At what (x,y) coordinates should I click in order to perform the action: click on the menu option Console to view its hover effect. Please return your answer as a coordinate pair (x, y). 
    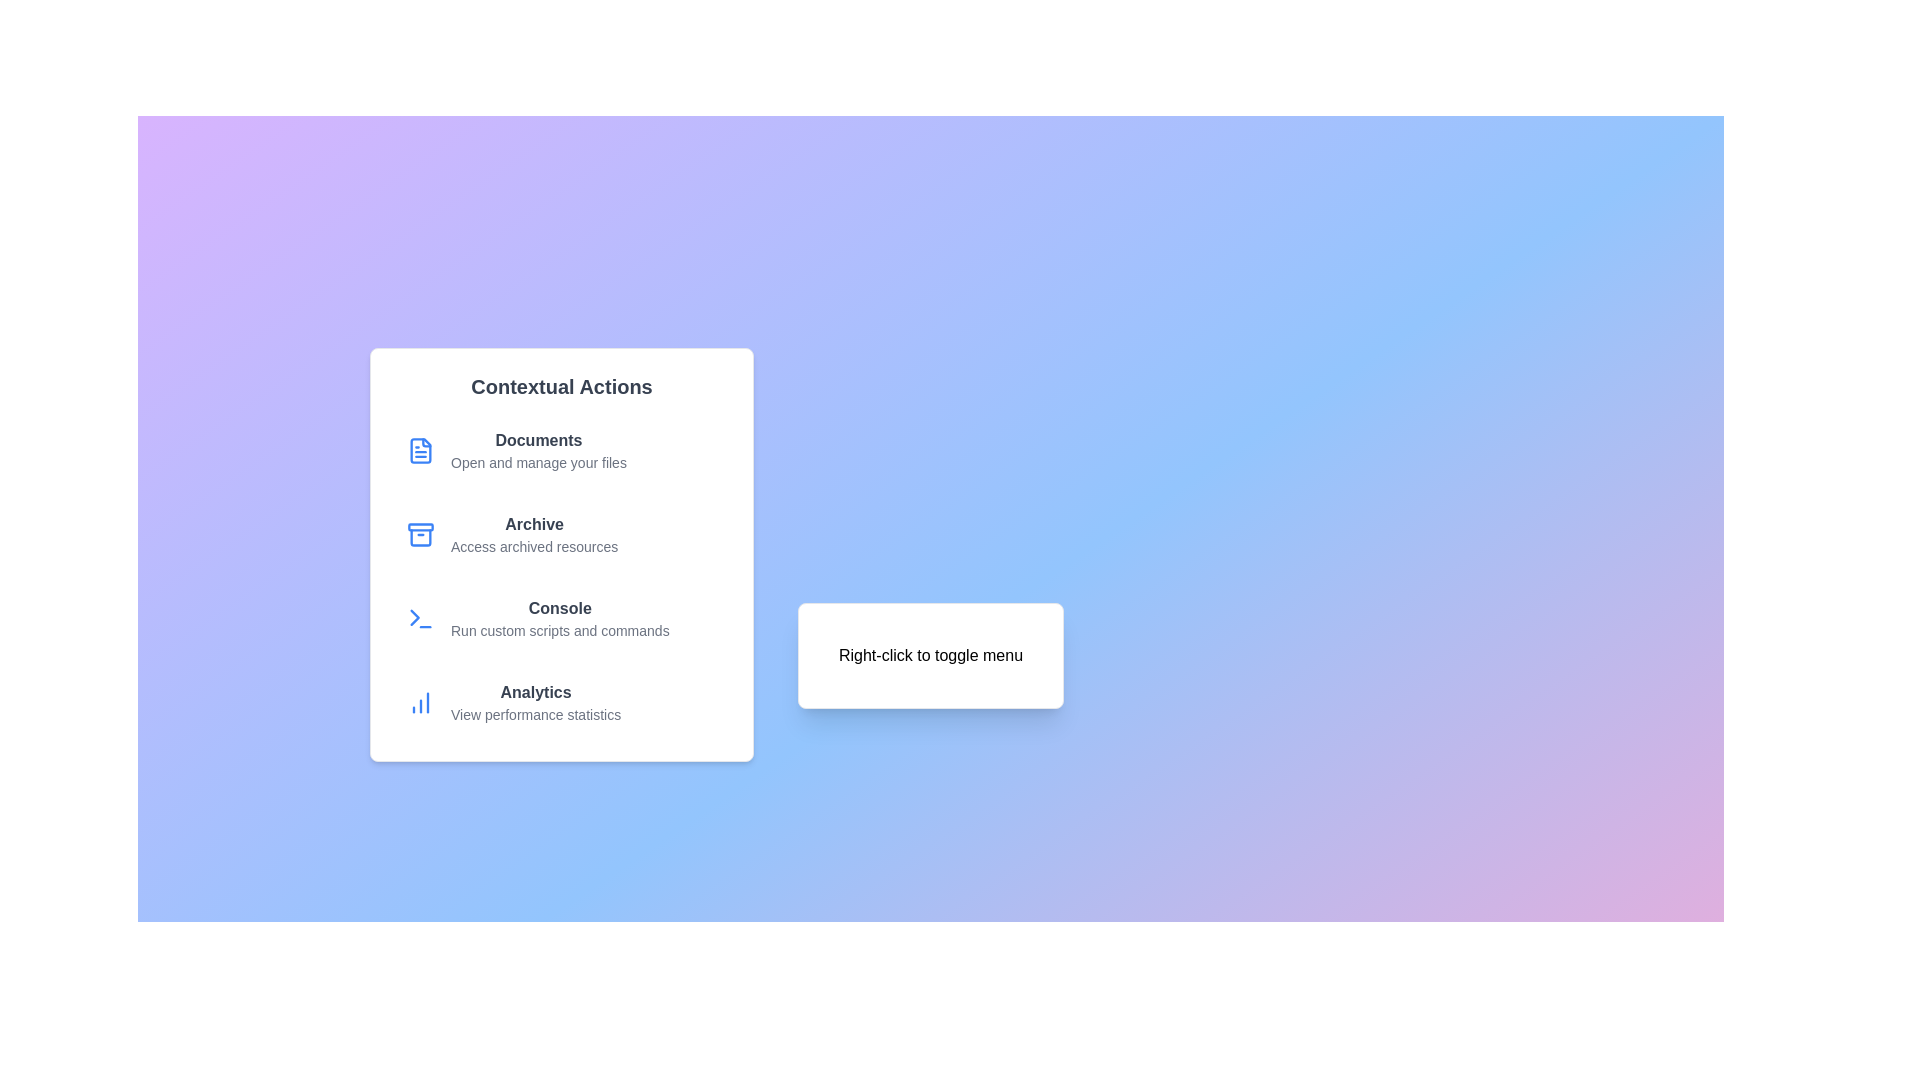
    Looking at the image, I should click on (560, 617).